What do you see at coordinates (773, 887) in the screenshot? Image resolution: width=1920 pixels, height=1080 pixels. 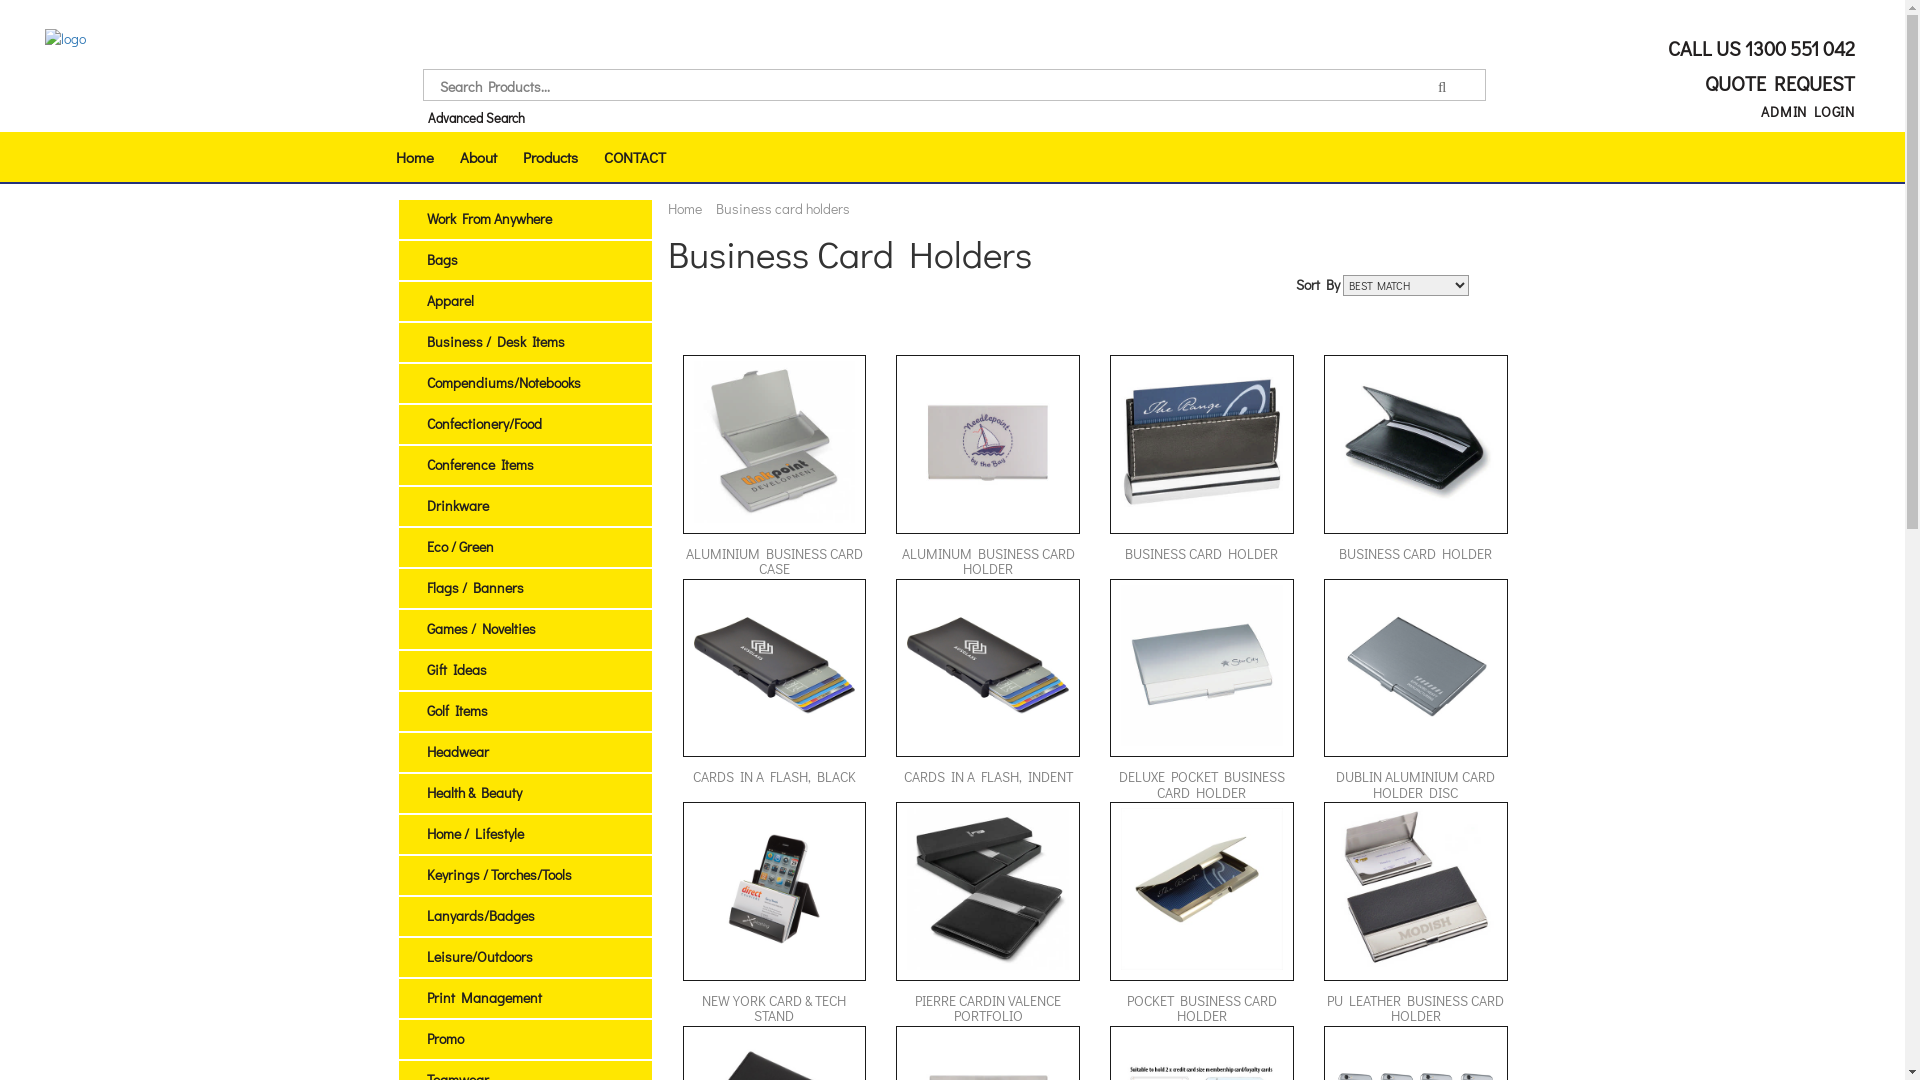 I see `'New York Card & Tech Stand (G9730` at bounding box center [773, 887].